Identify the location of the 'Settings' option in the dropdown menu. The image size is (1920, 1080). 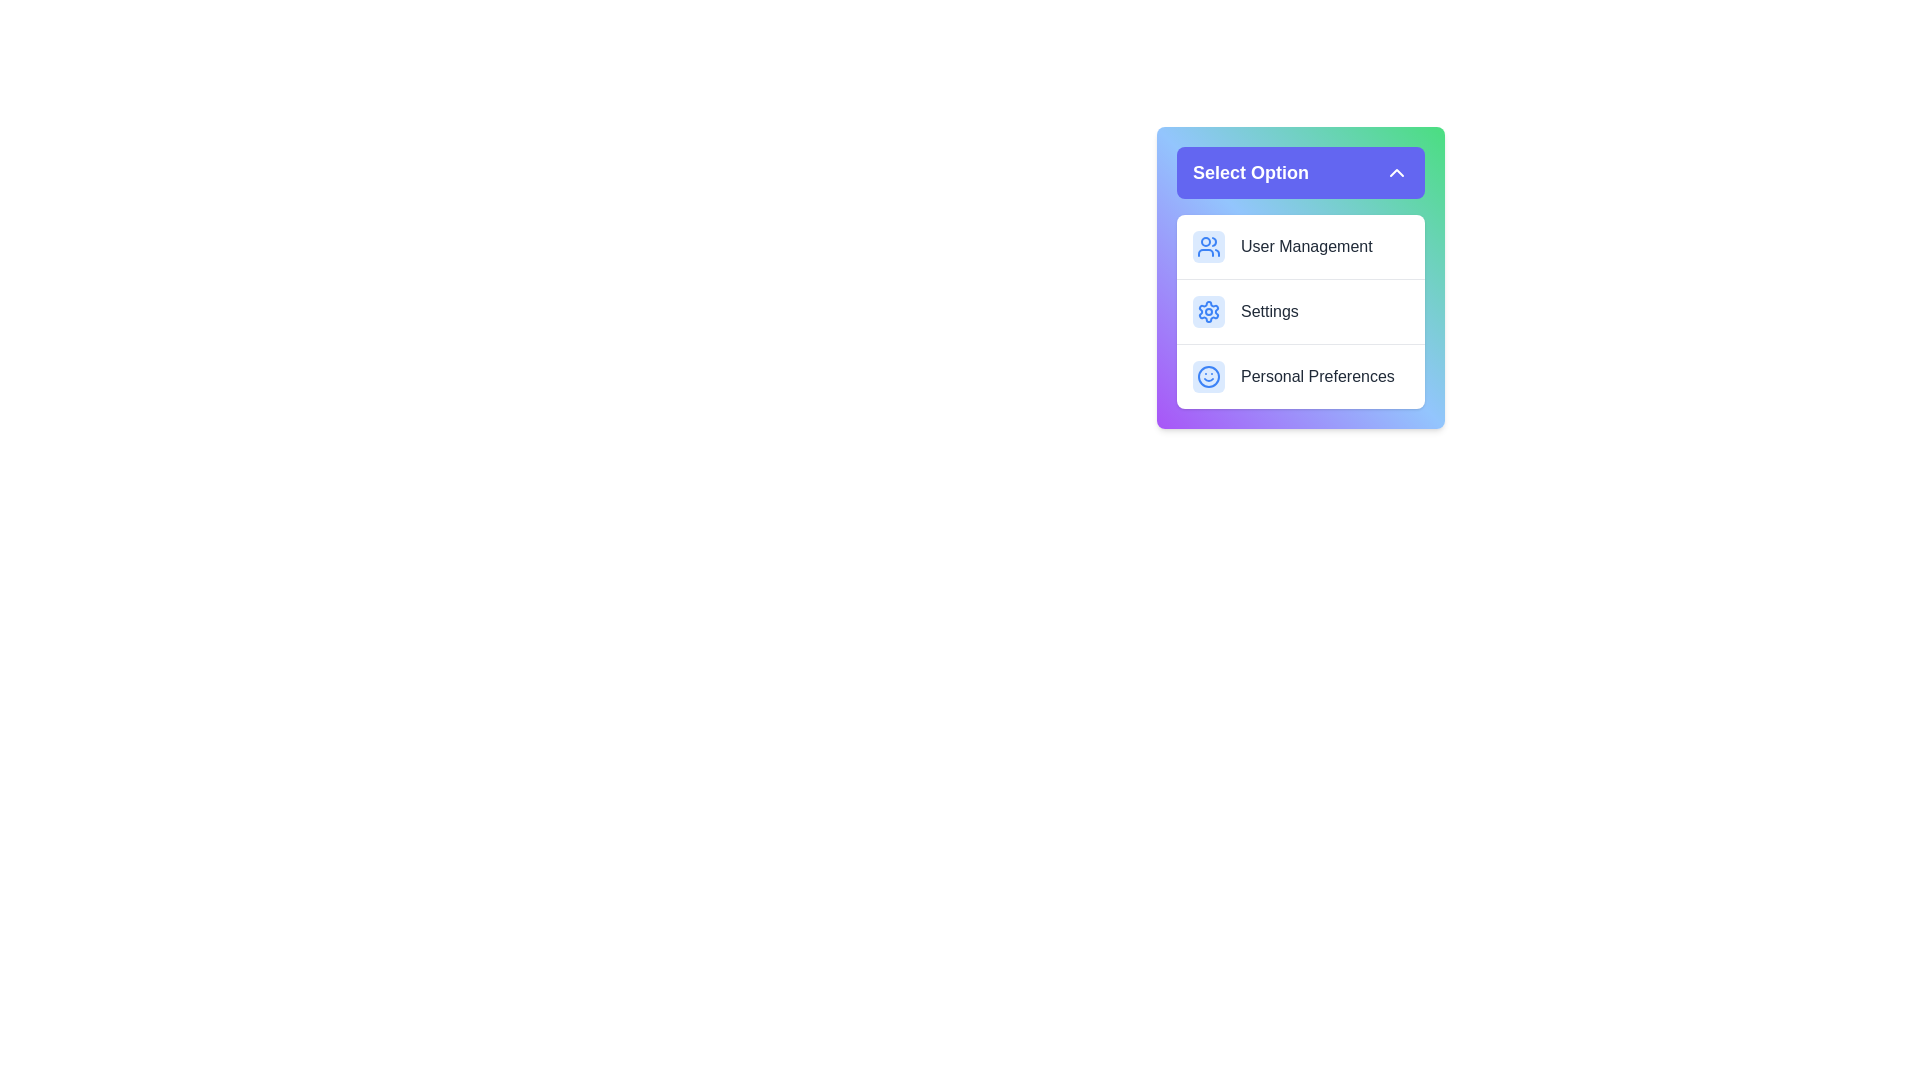
(1300, 312).